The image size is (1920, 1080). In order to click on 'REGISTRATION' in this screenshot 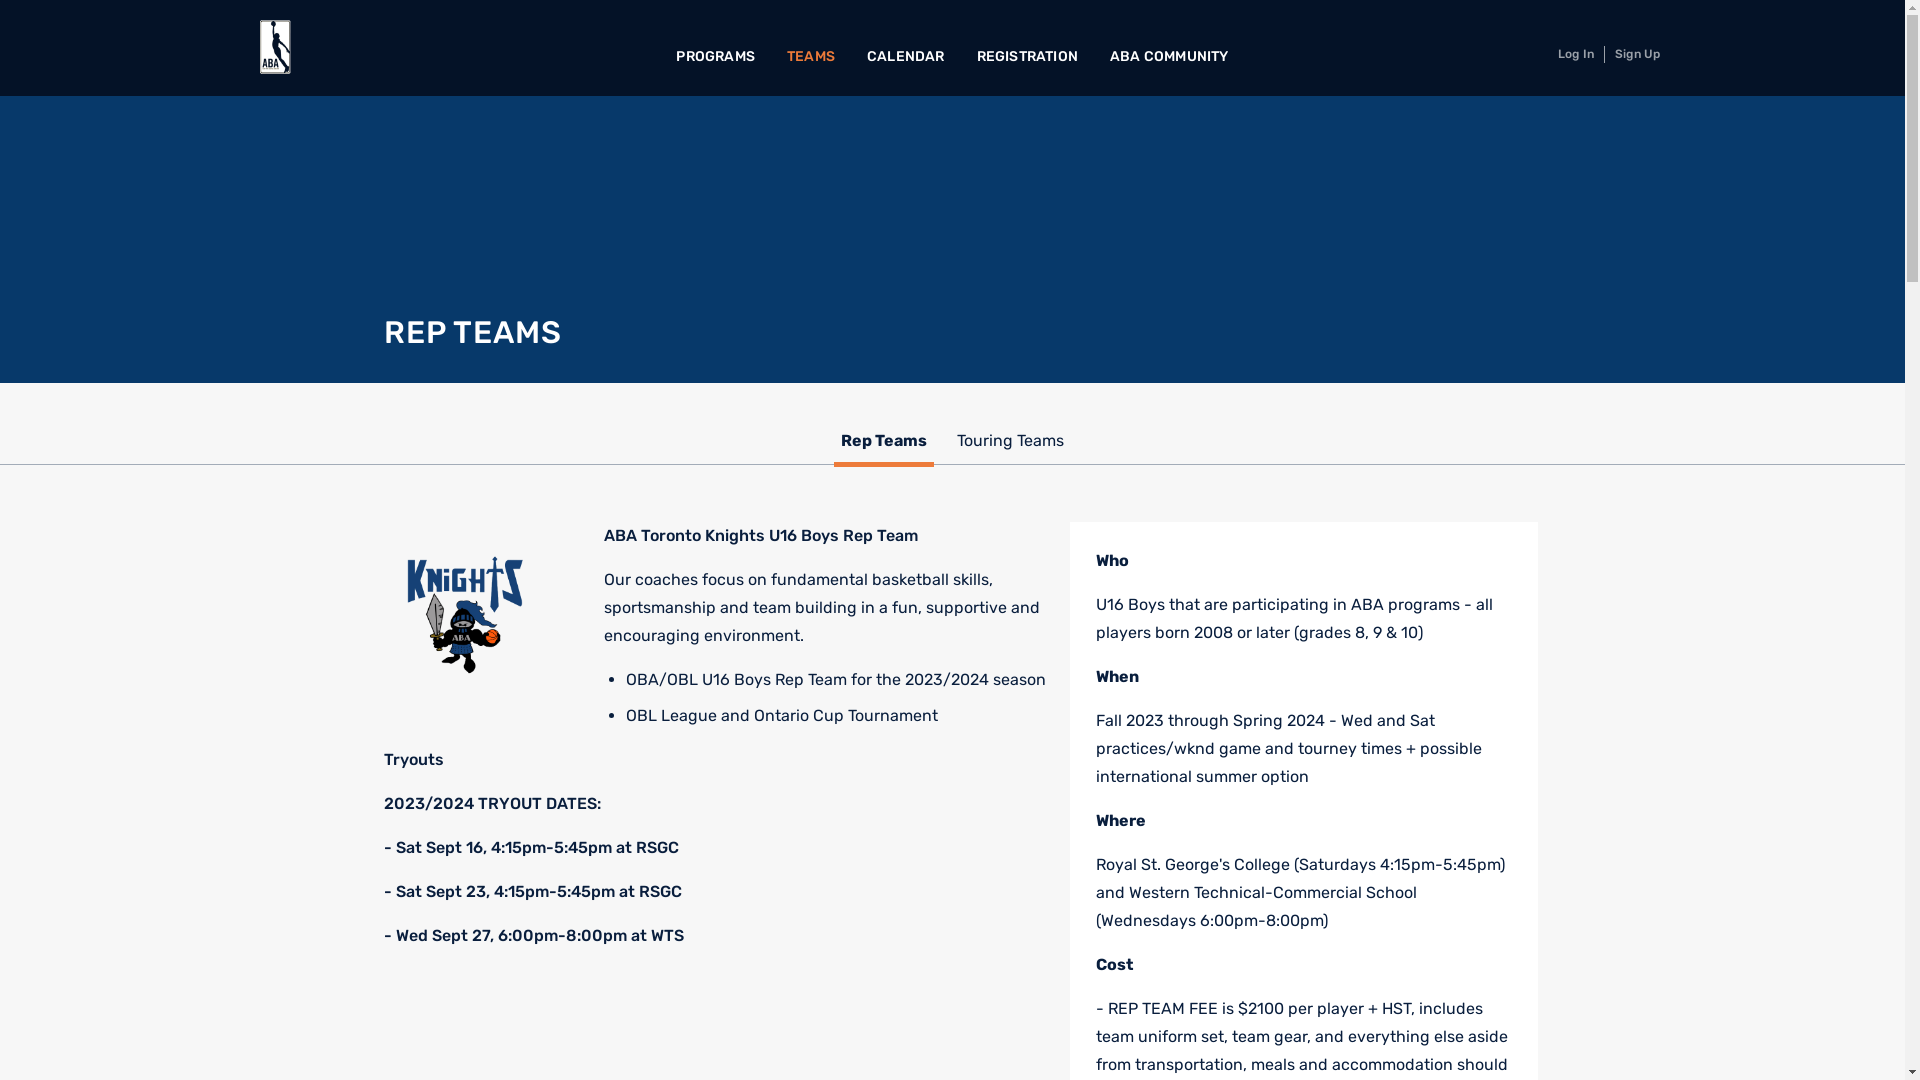, I will do `click(1027, 56)`.